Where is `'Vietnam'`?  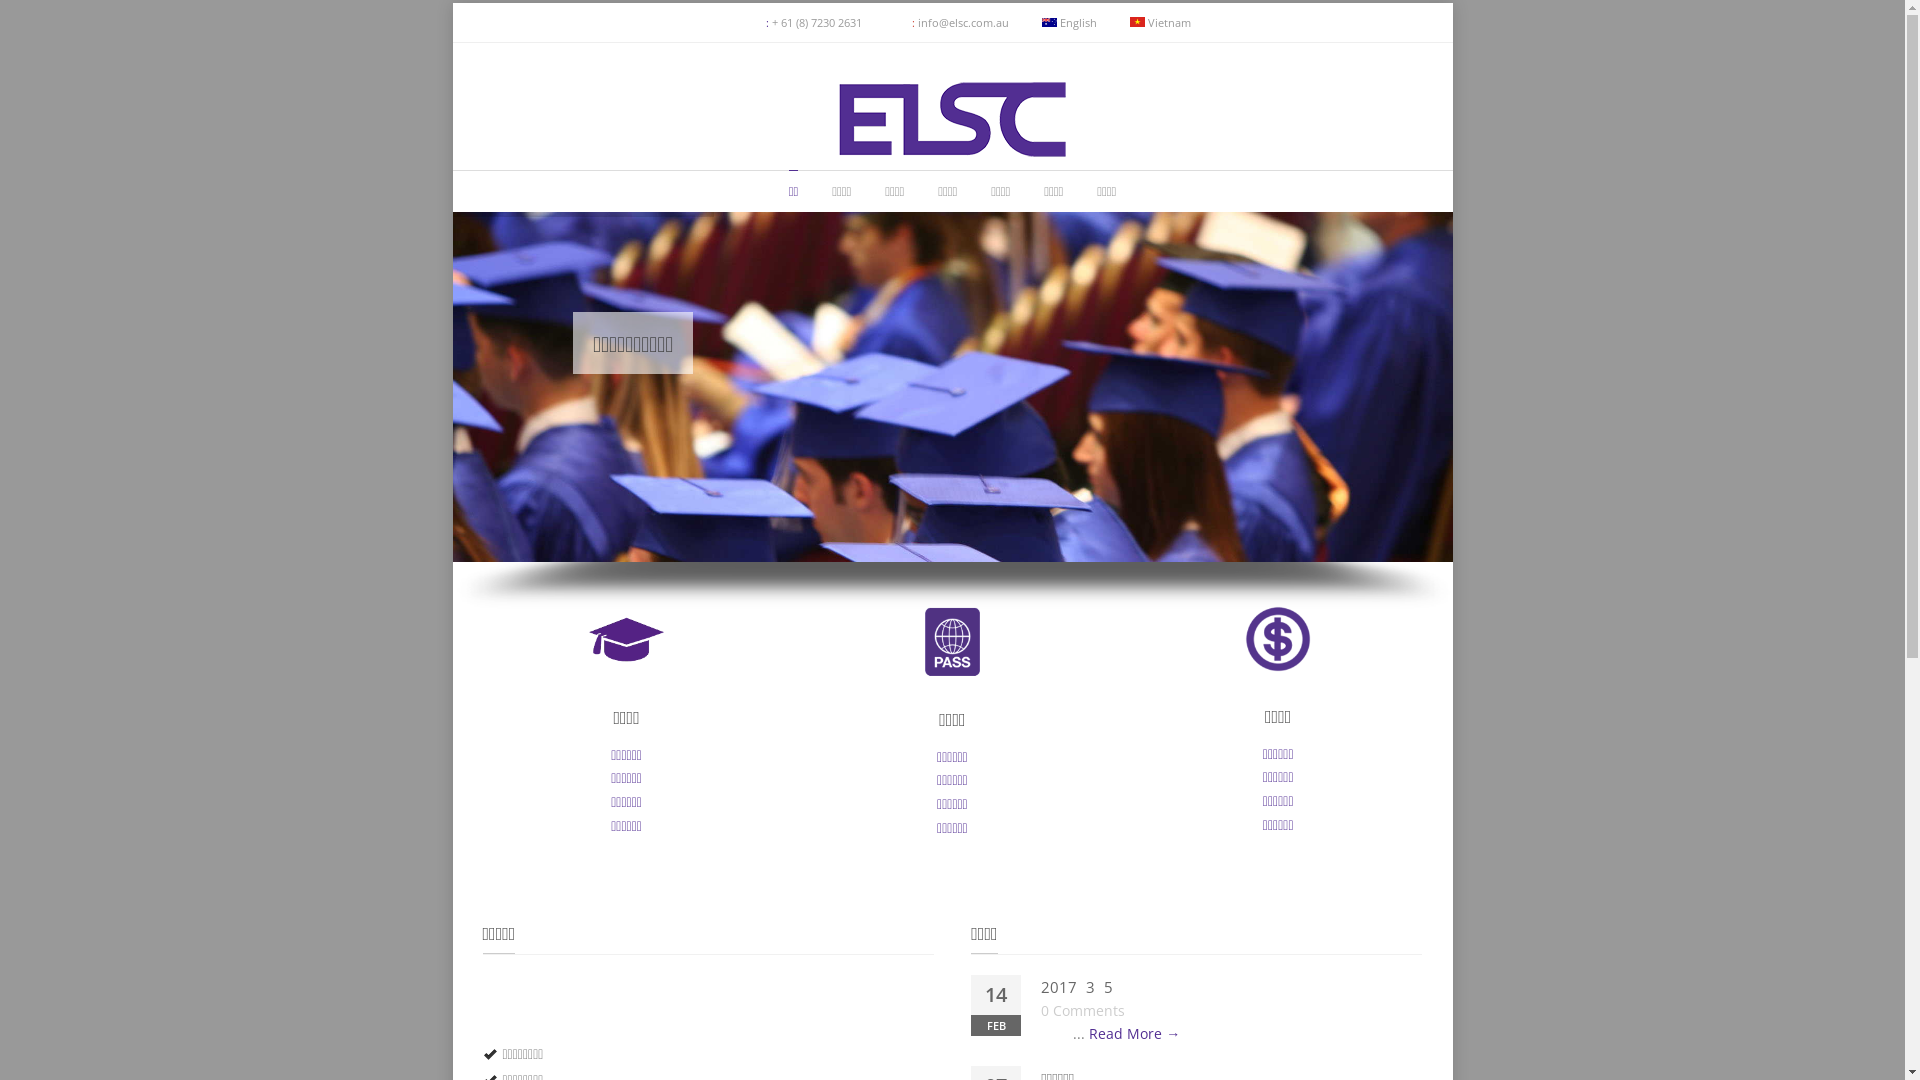 'Vietnam' is located at coordinates (1160, 22).